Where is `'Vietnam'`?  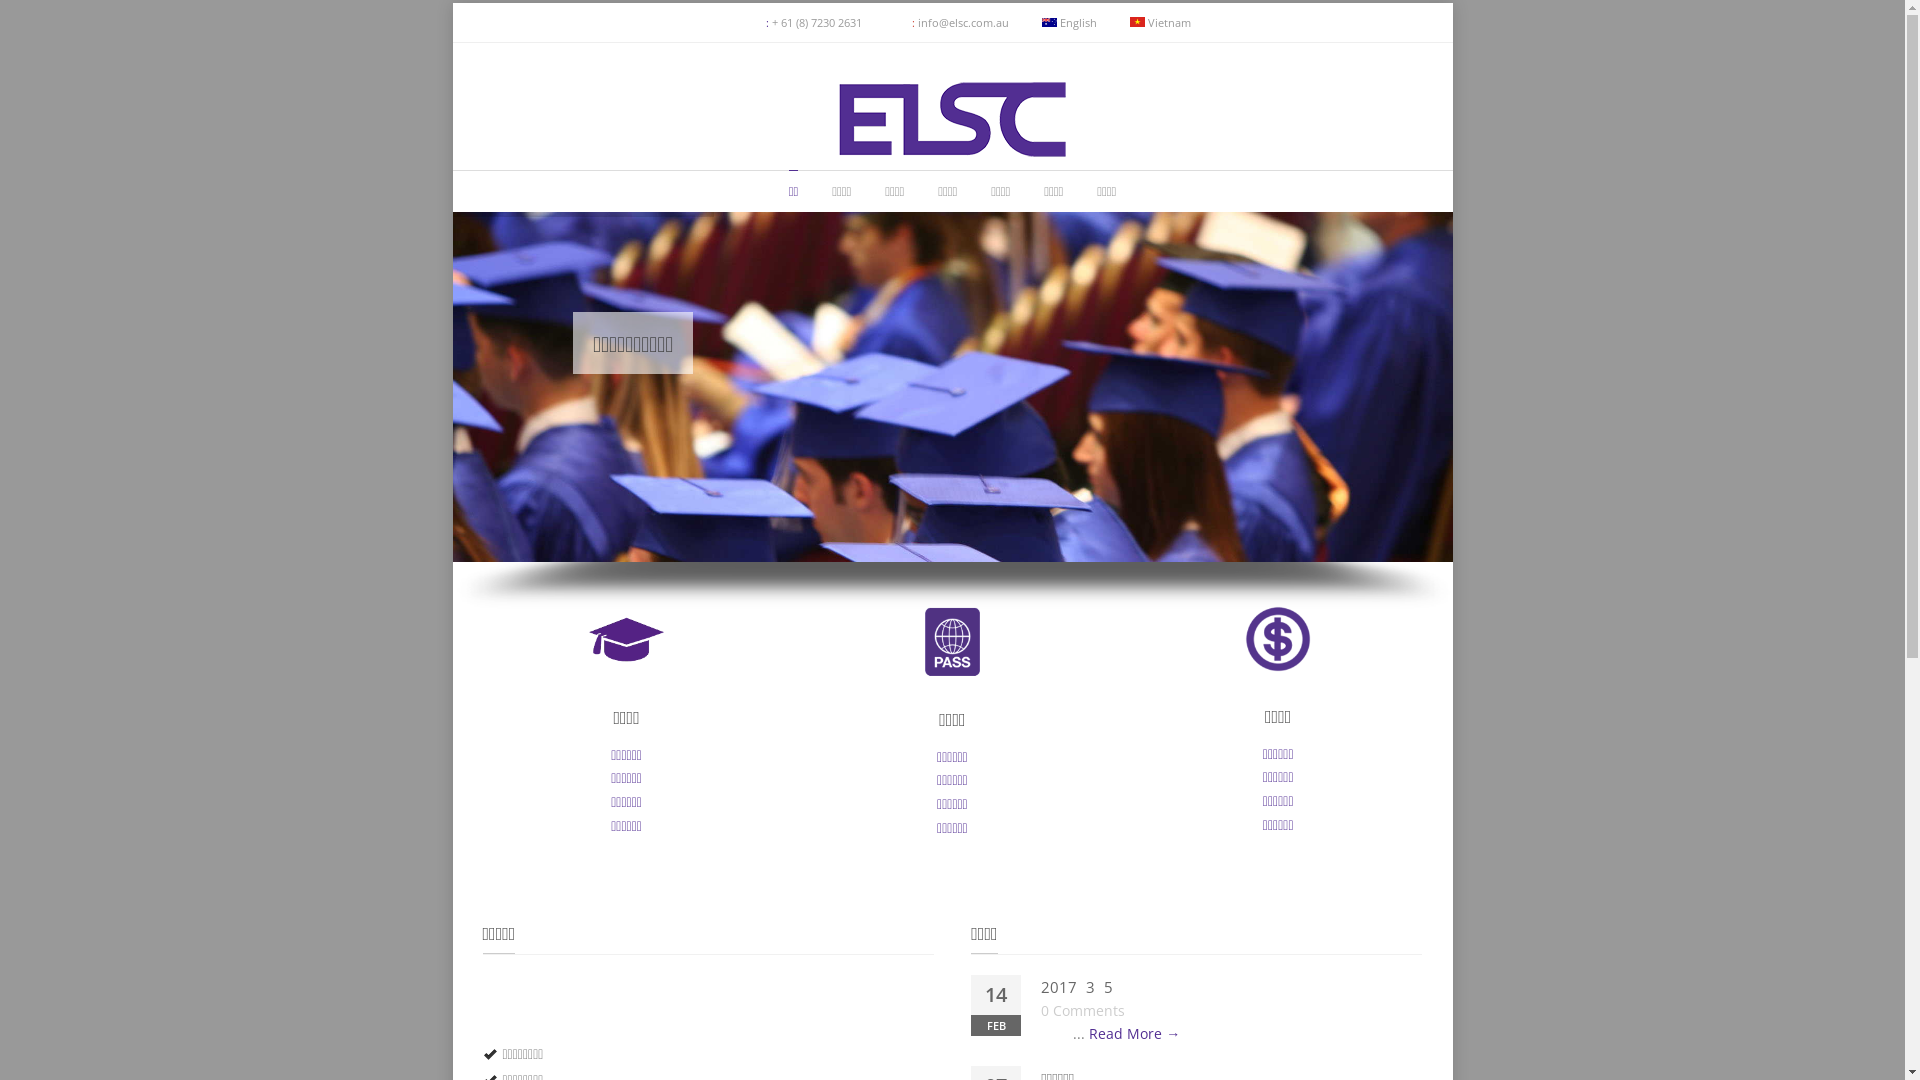 'Vietnam' is located at coordinates (1160, 22).